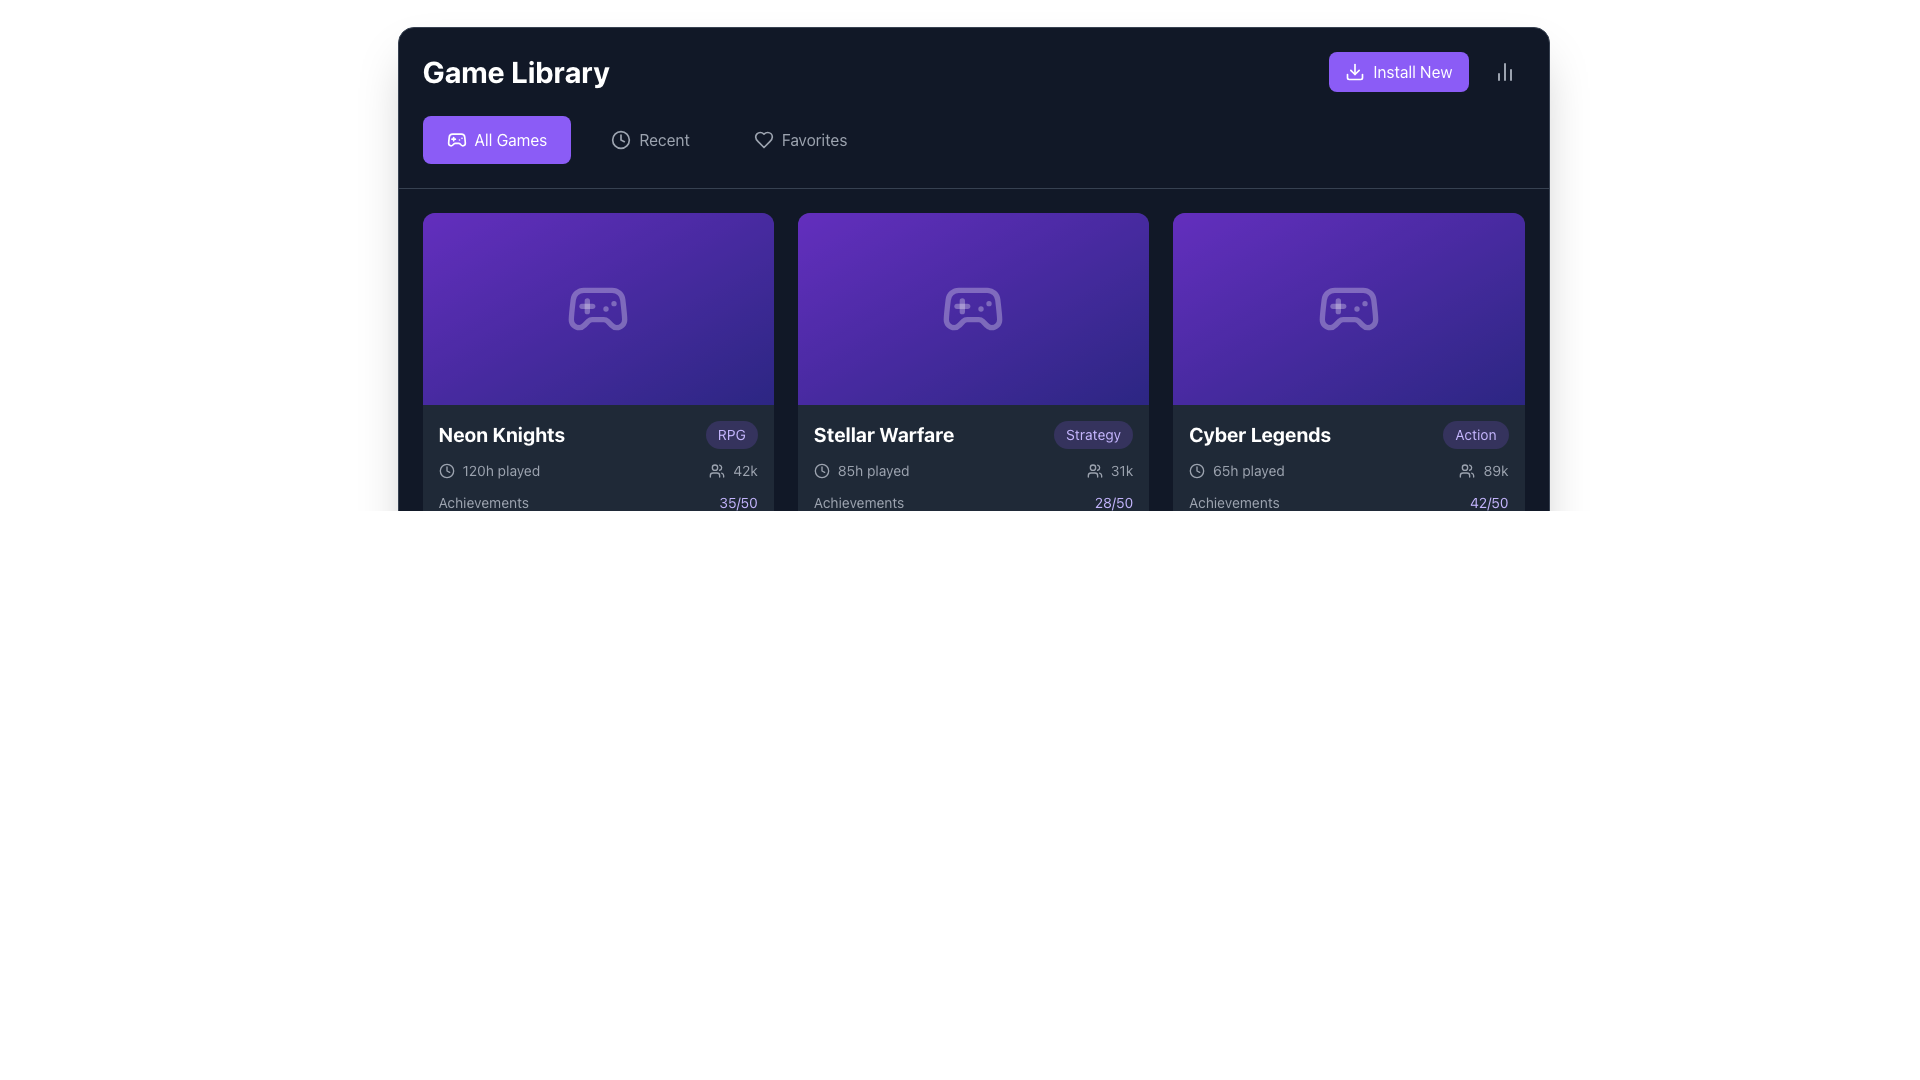 The image size is (1920, 1080). I want to click on the label indicating earned achievements located in the bottom header of the 'Cyber Legends' card, positioned under '65h played' and near '42/50' achievements ratio, so click(1233, 501).